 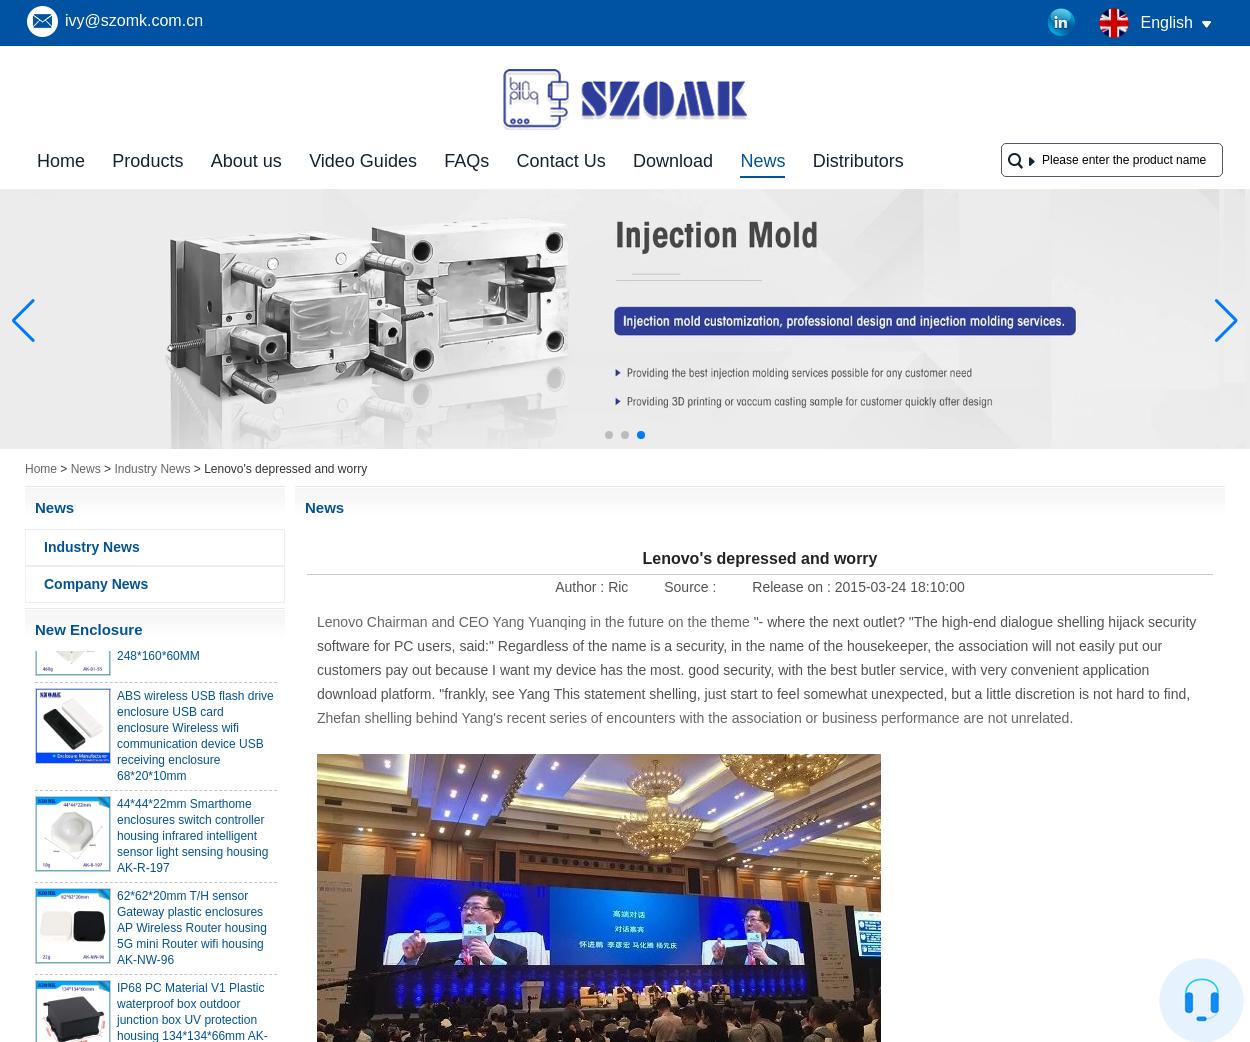 I want to click on 'New Enclosure', so click(x=87, y=629).